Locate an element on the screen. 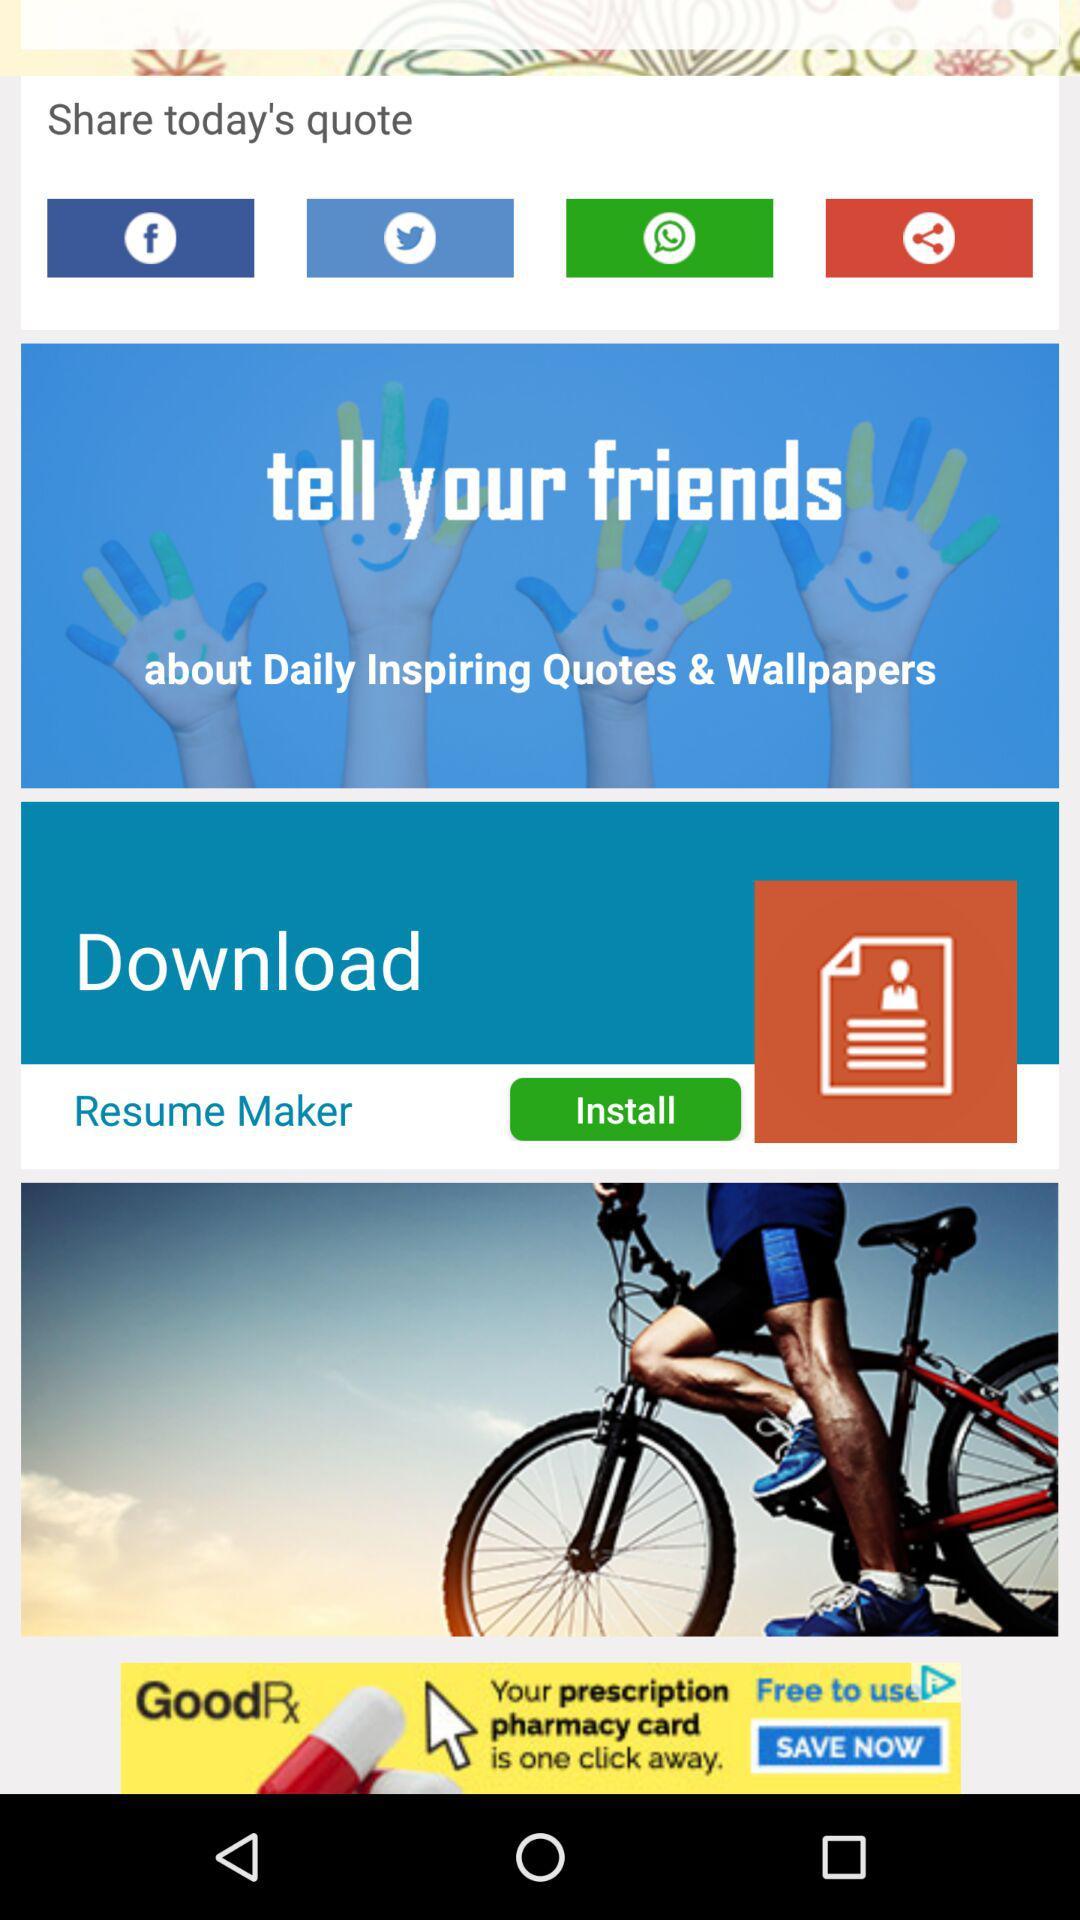 The image size is (1080, 1920). facebook is located at coordinates (149, 238).